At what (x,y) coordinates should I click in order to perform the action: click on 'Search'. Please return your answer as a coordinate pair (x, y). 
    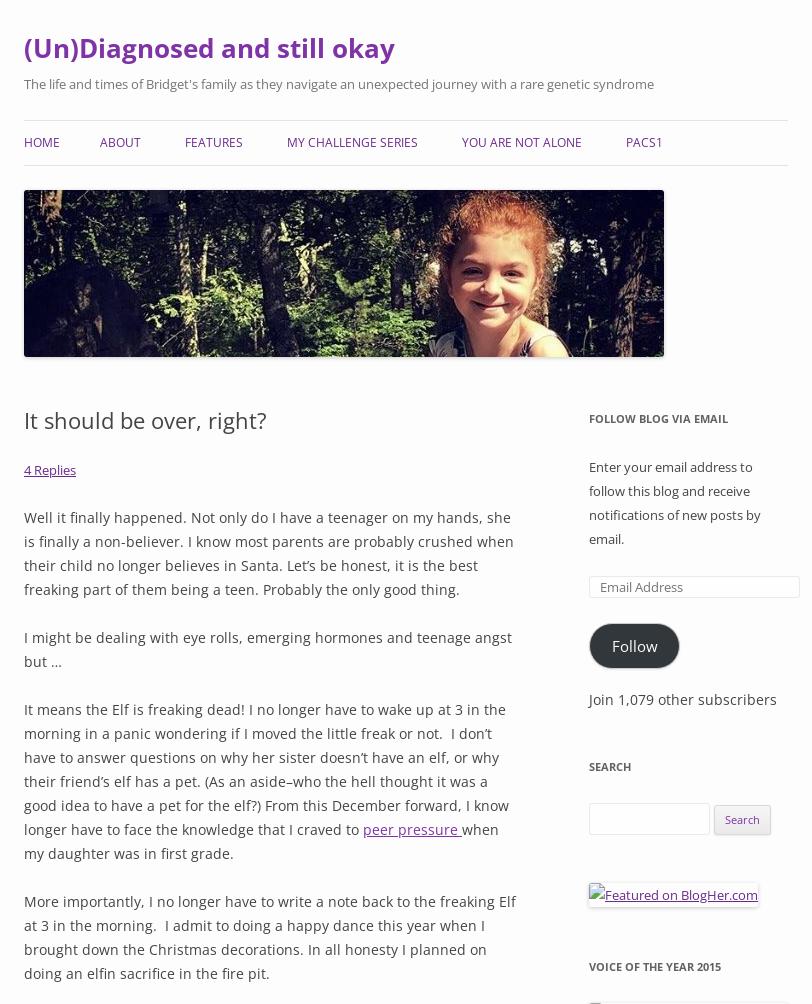
    Looking at the image, I should click on (609, 765).